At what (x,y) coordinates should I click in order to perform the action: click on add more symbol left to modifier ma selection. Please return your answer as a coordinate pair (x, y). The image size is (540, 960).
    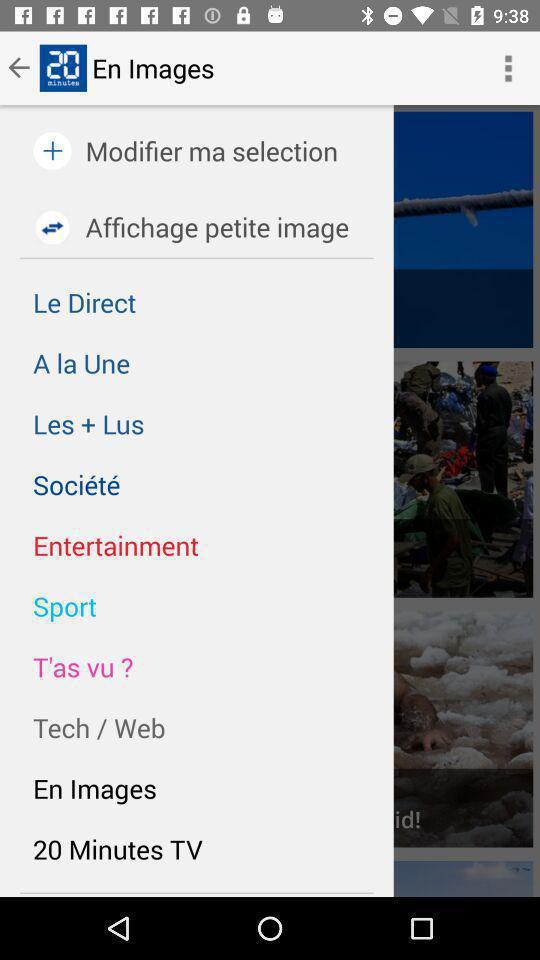
    Looking at the image, I should click on (52, 150).